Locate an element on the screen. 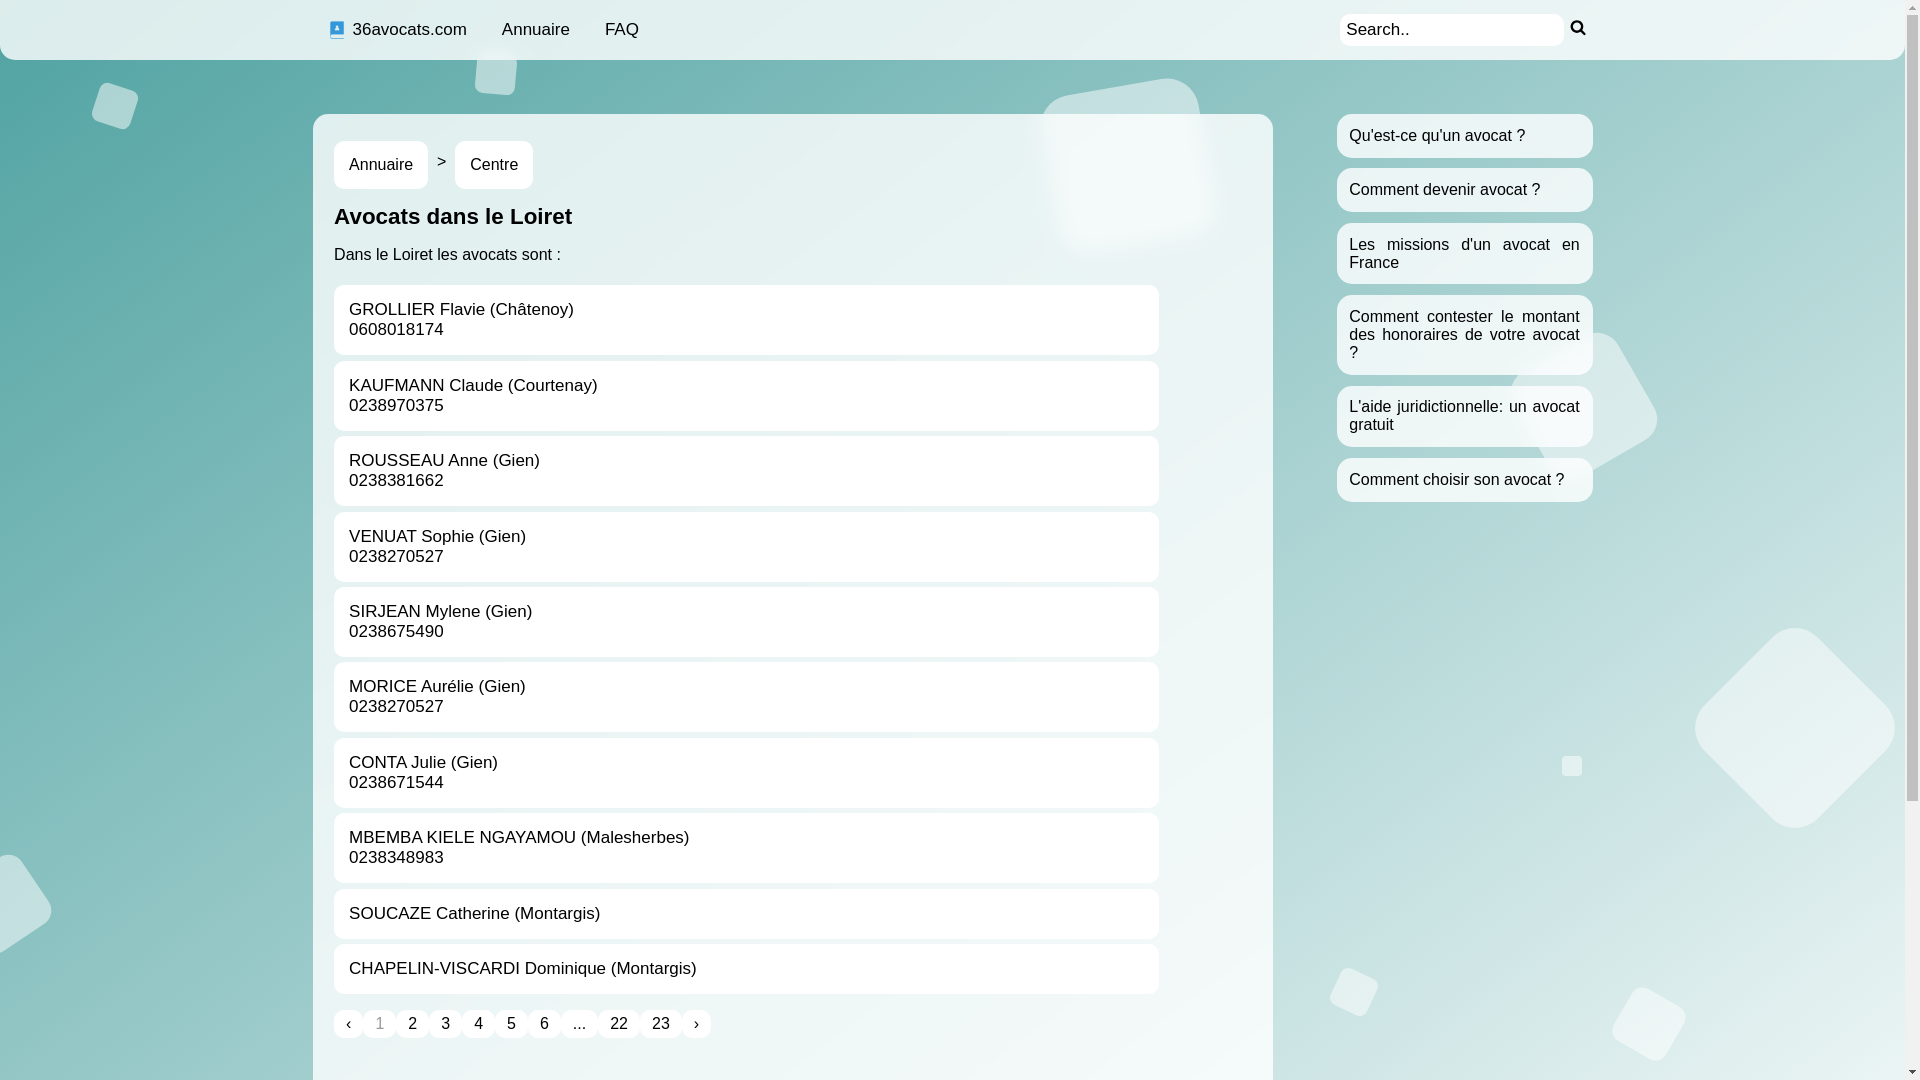 The width and height of the screenshot is (1920, 1080). '23' is located at coordinates (661, 1023).